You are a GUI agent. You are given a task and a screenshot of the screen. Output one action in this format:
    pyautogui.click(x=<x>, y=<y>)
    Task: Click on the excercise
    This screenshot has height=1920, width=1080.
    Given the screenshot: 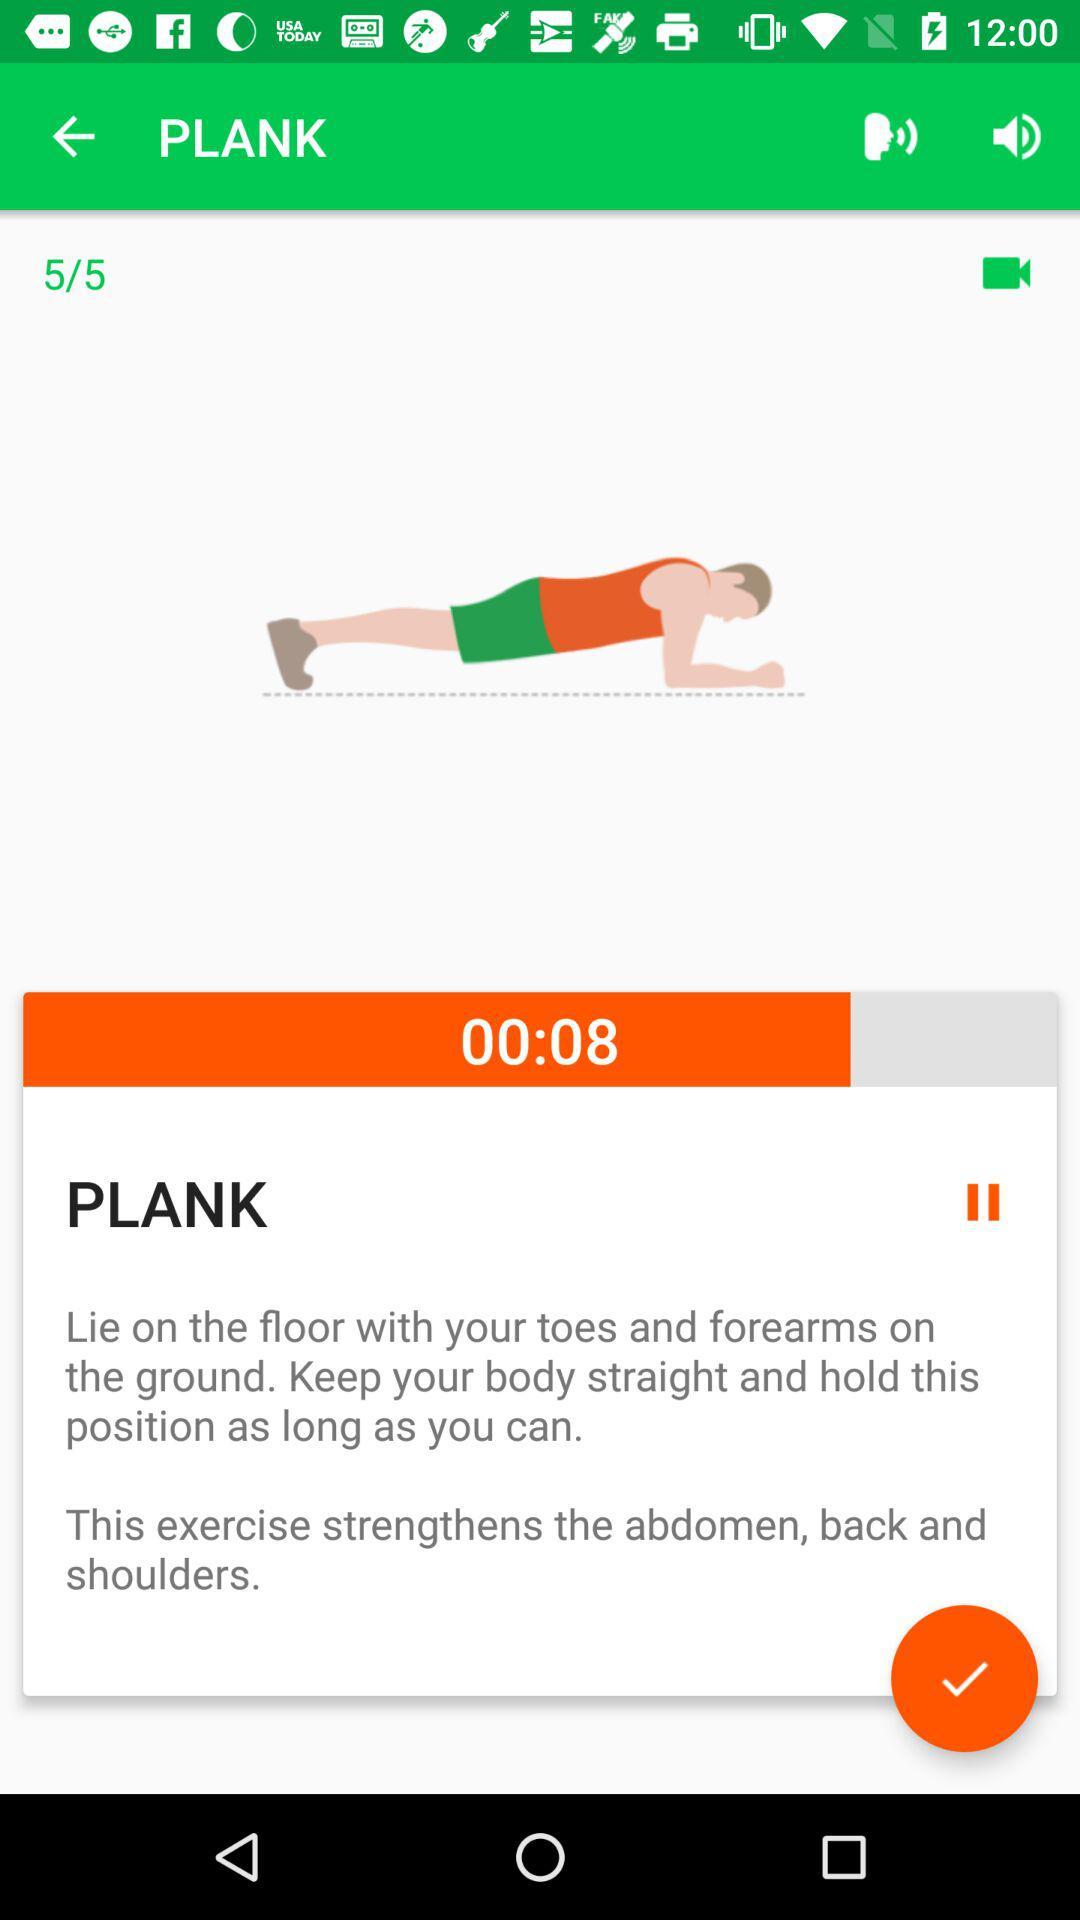 What is the action you would take?
    pyautogui.click(x=963, y=1678)
    